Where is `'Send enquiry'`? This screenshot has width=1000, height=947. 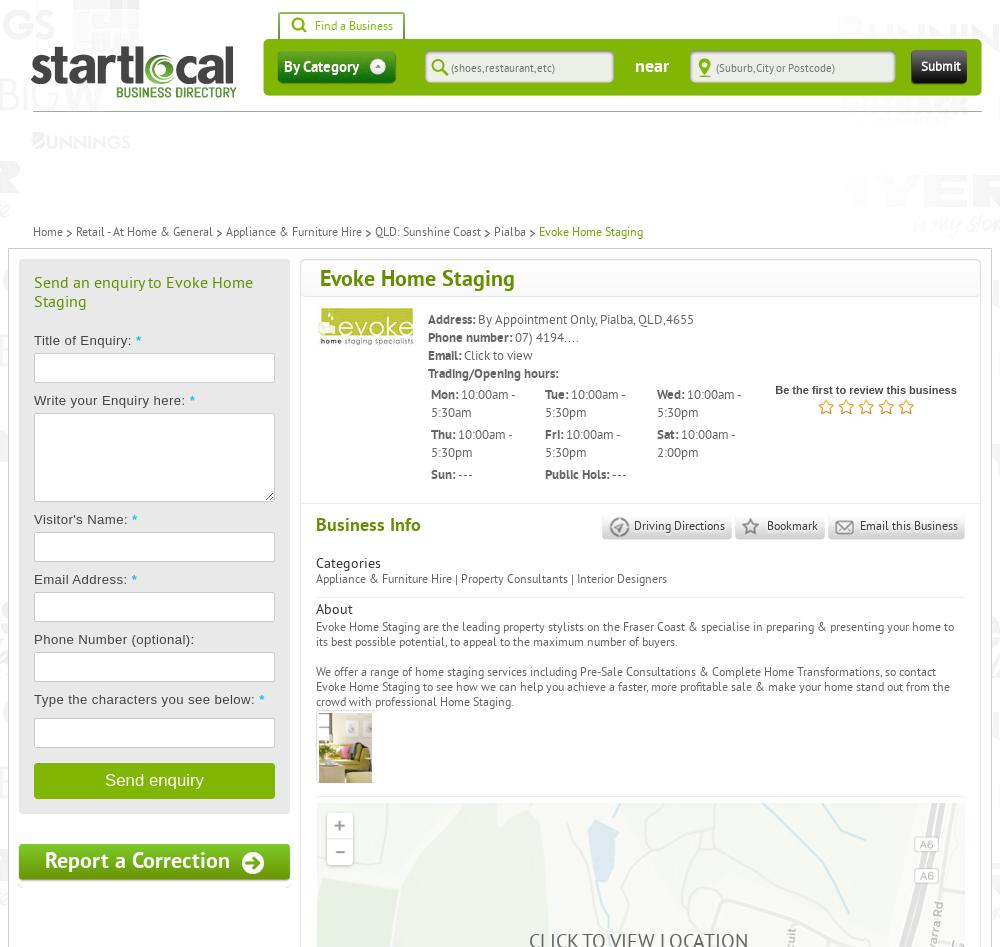 'Send enquiry' is located at coordinates (104, 780).